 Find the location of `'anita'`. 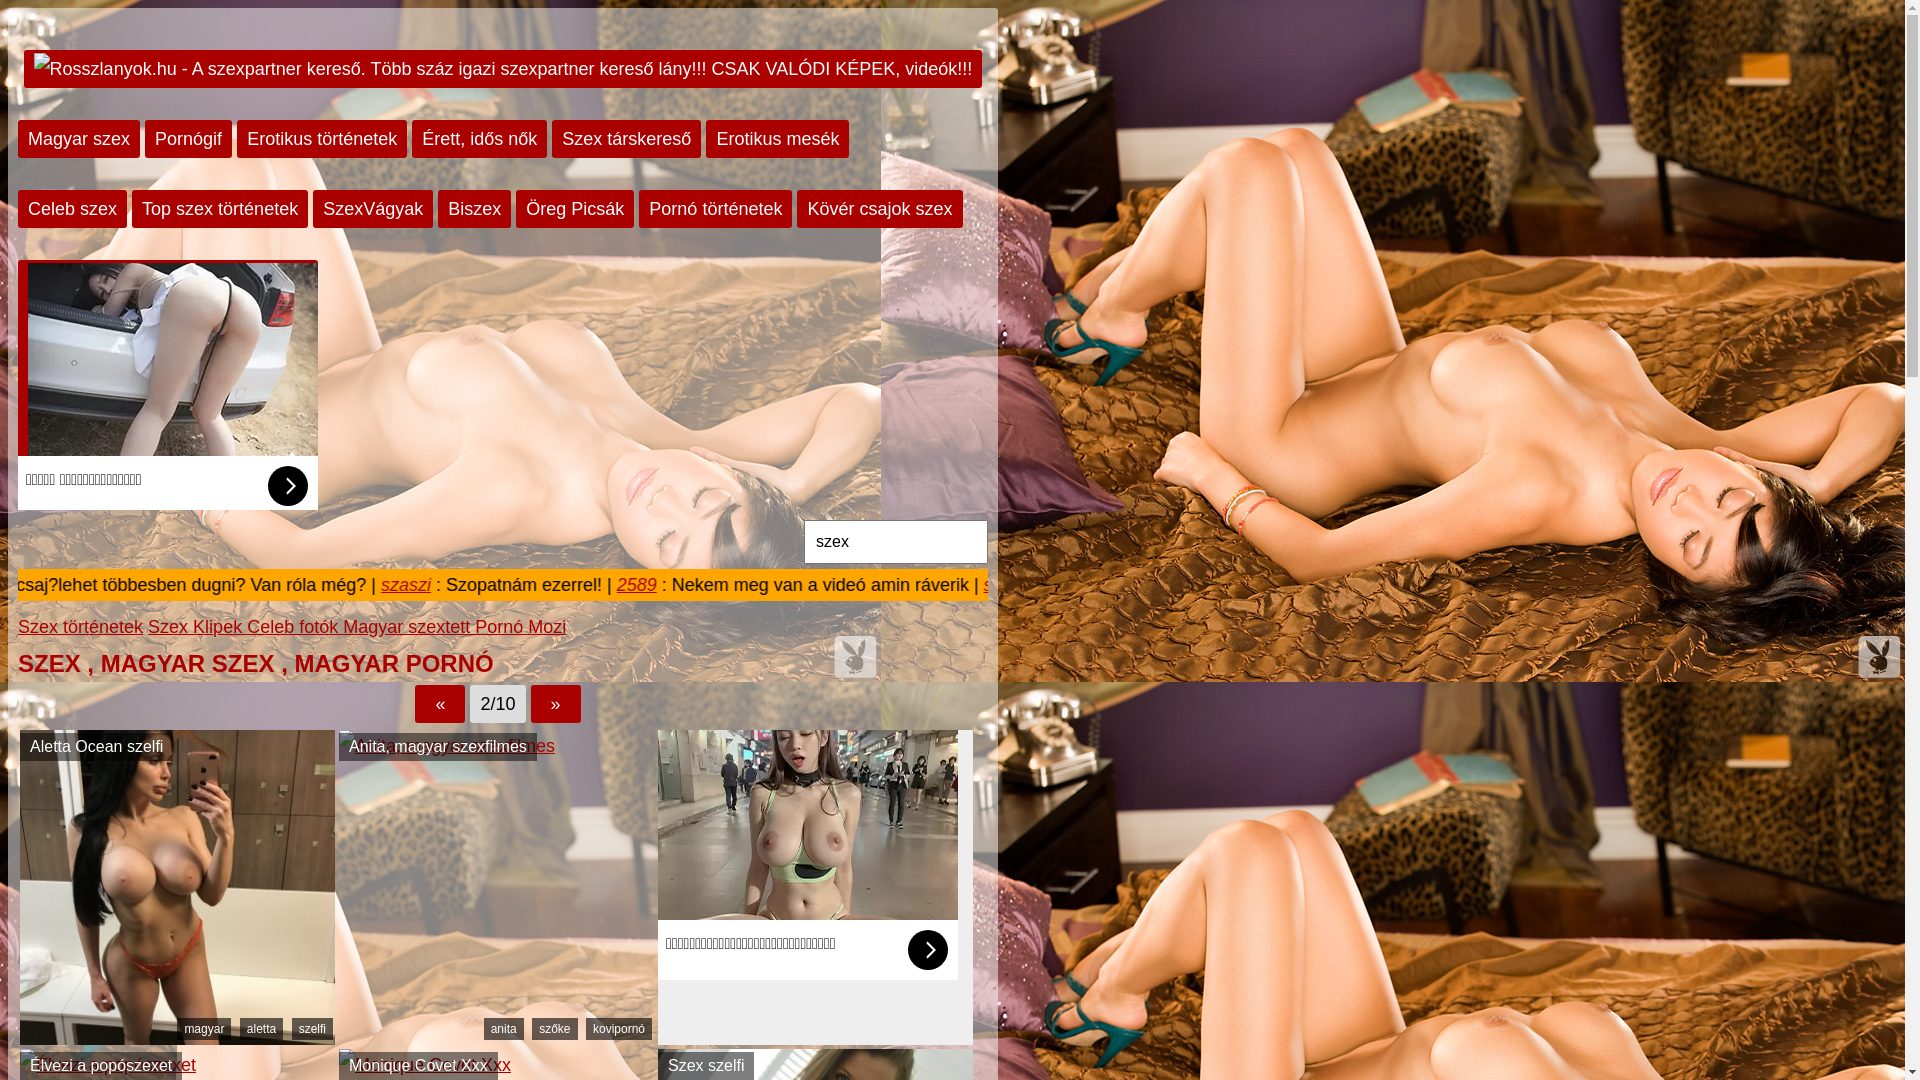

'anita' is located at coordinates (504, 1029).